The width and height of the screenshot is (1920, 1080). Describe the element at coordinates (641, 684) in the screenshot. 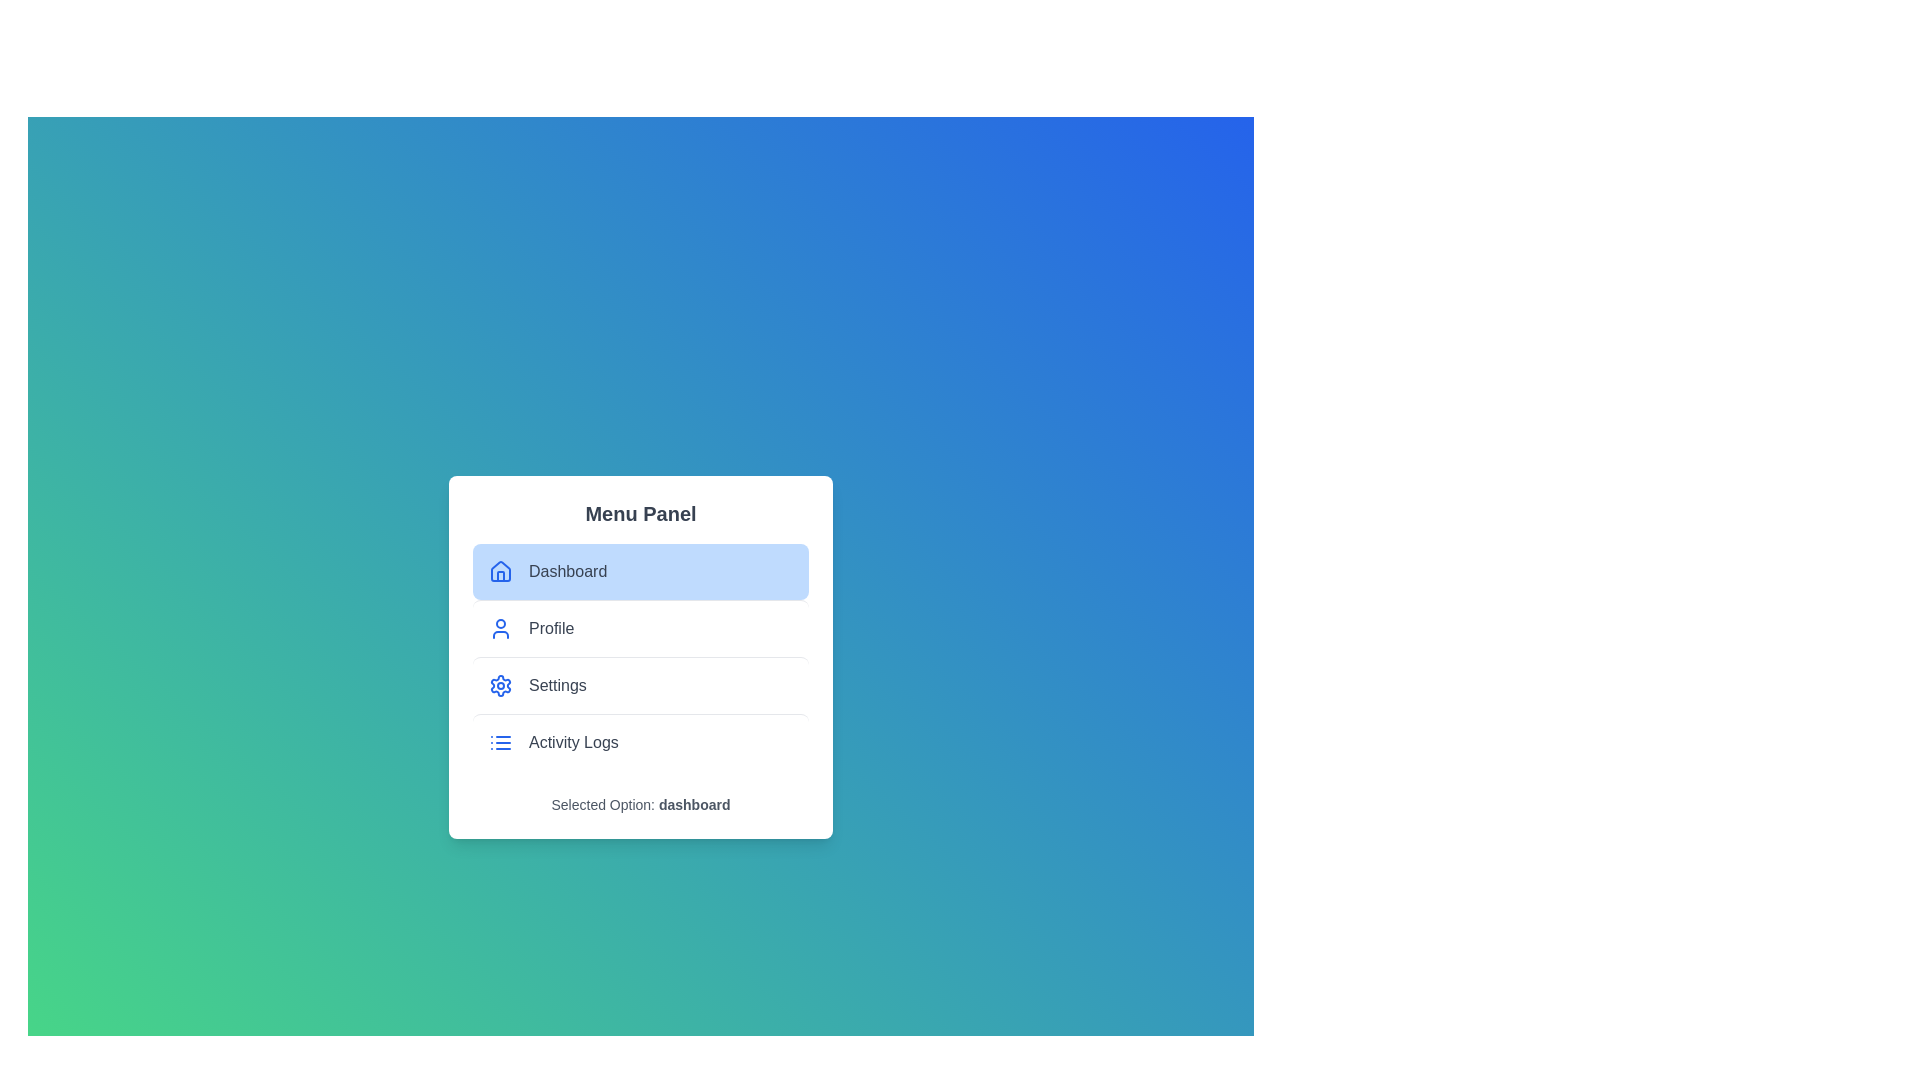

I see `the menu option settings by clicking on its entry` at that location.